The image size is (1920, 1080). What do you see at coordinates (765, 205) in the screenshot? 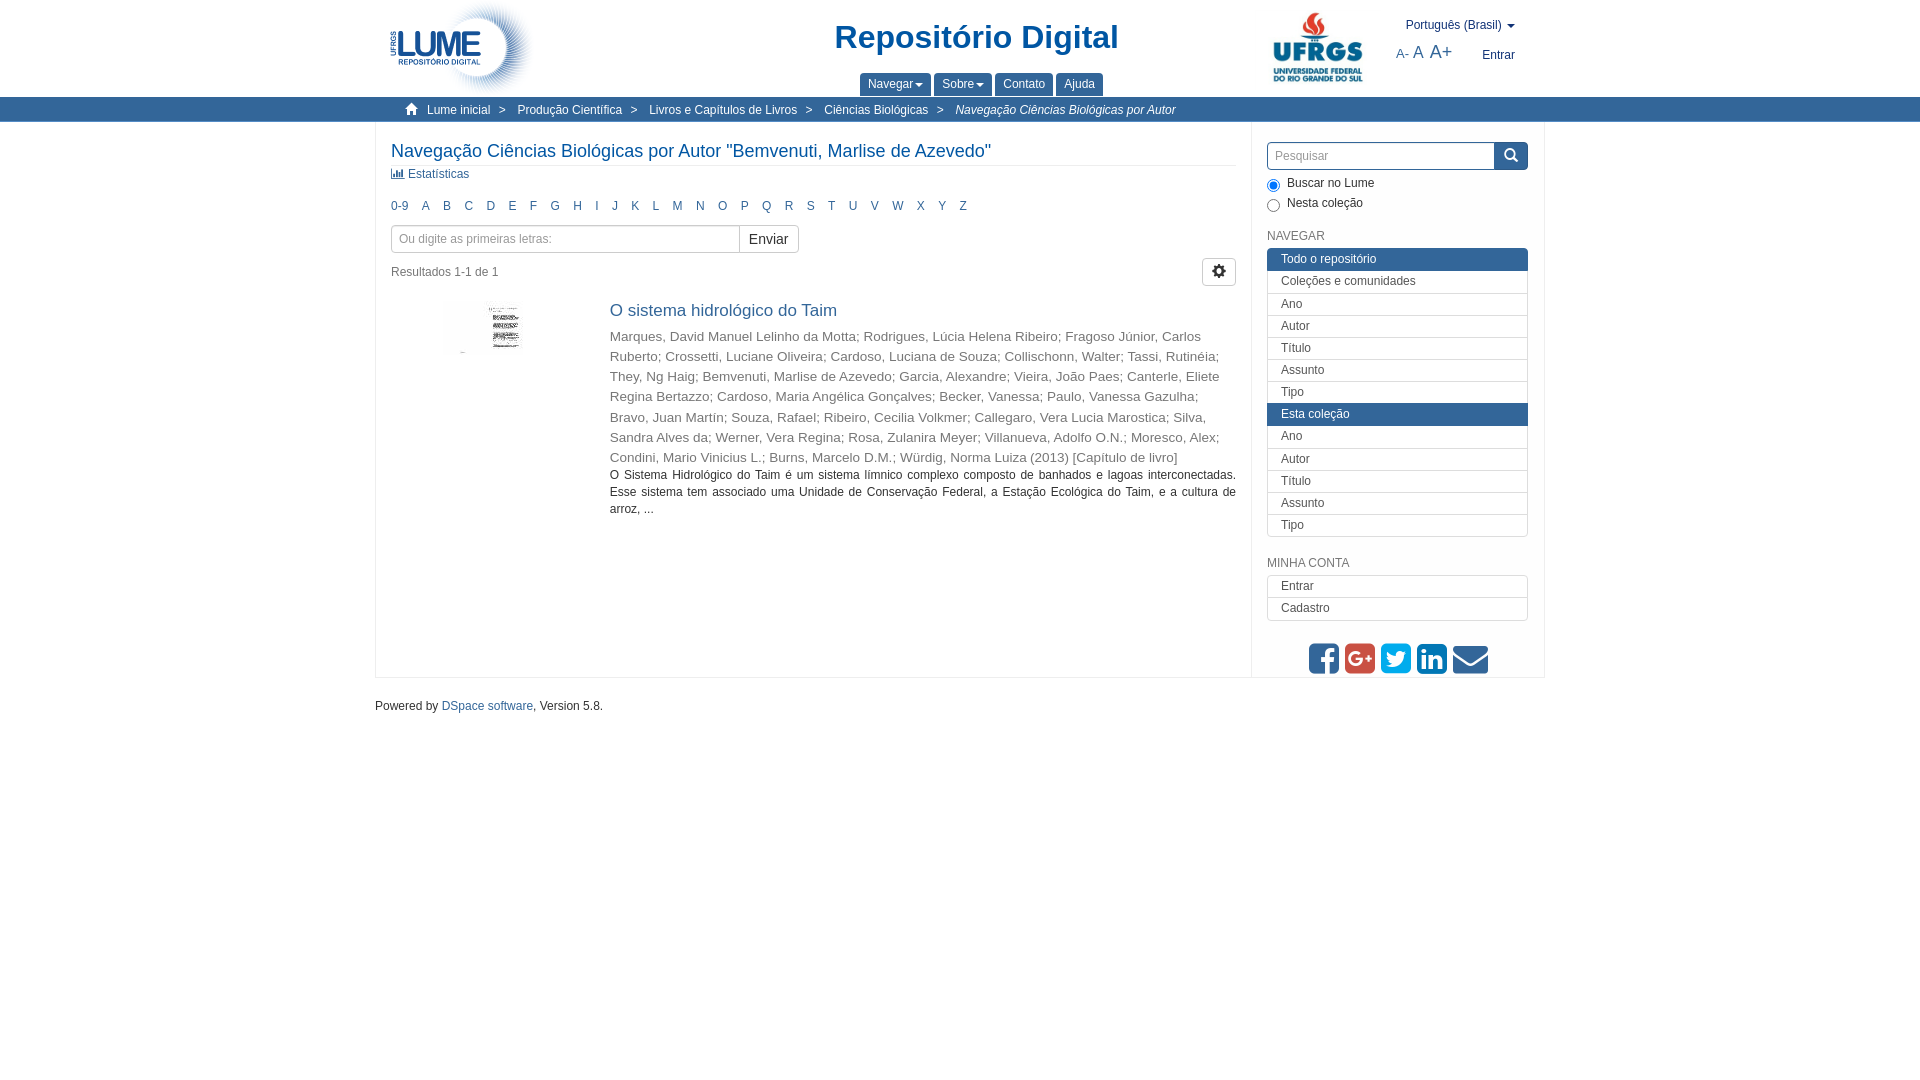
I see `'Q'` at bounding box center [765, 205].